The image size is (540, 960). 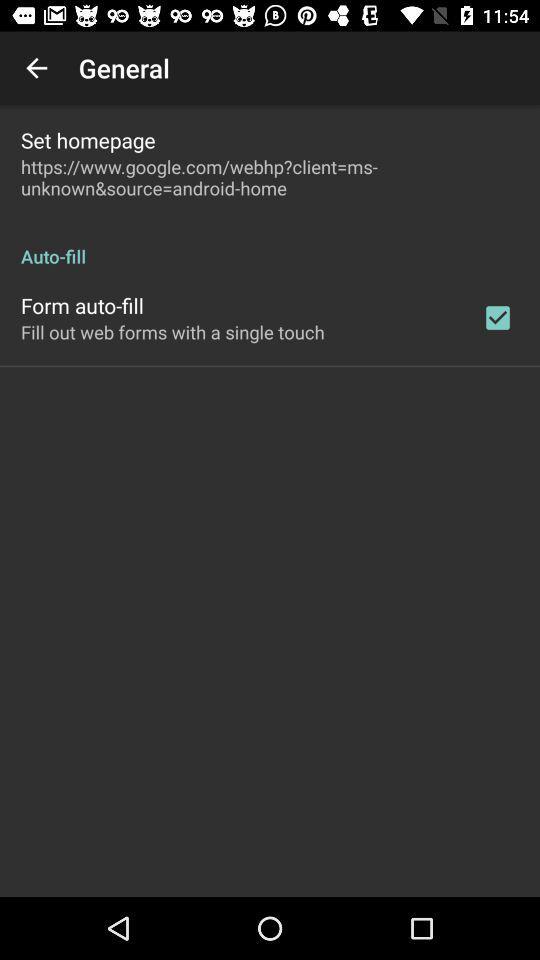 I want to click on the item above https www google app, so click(x=87, y=139).